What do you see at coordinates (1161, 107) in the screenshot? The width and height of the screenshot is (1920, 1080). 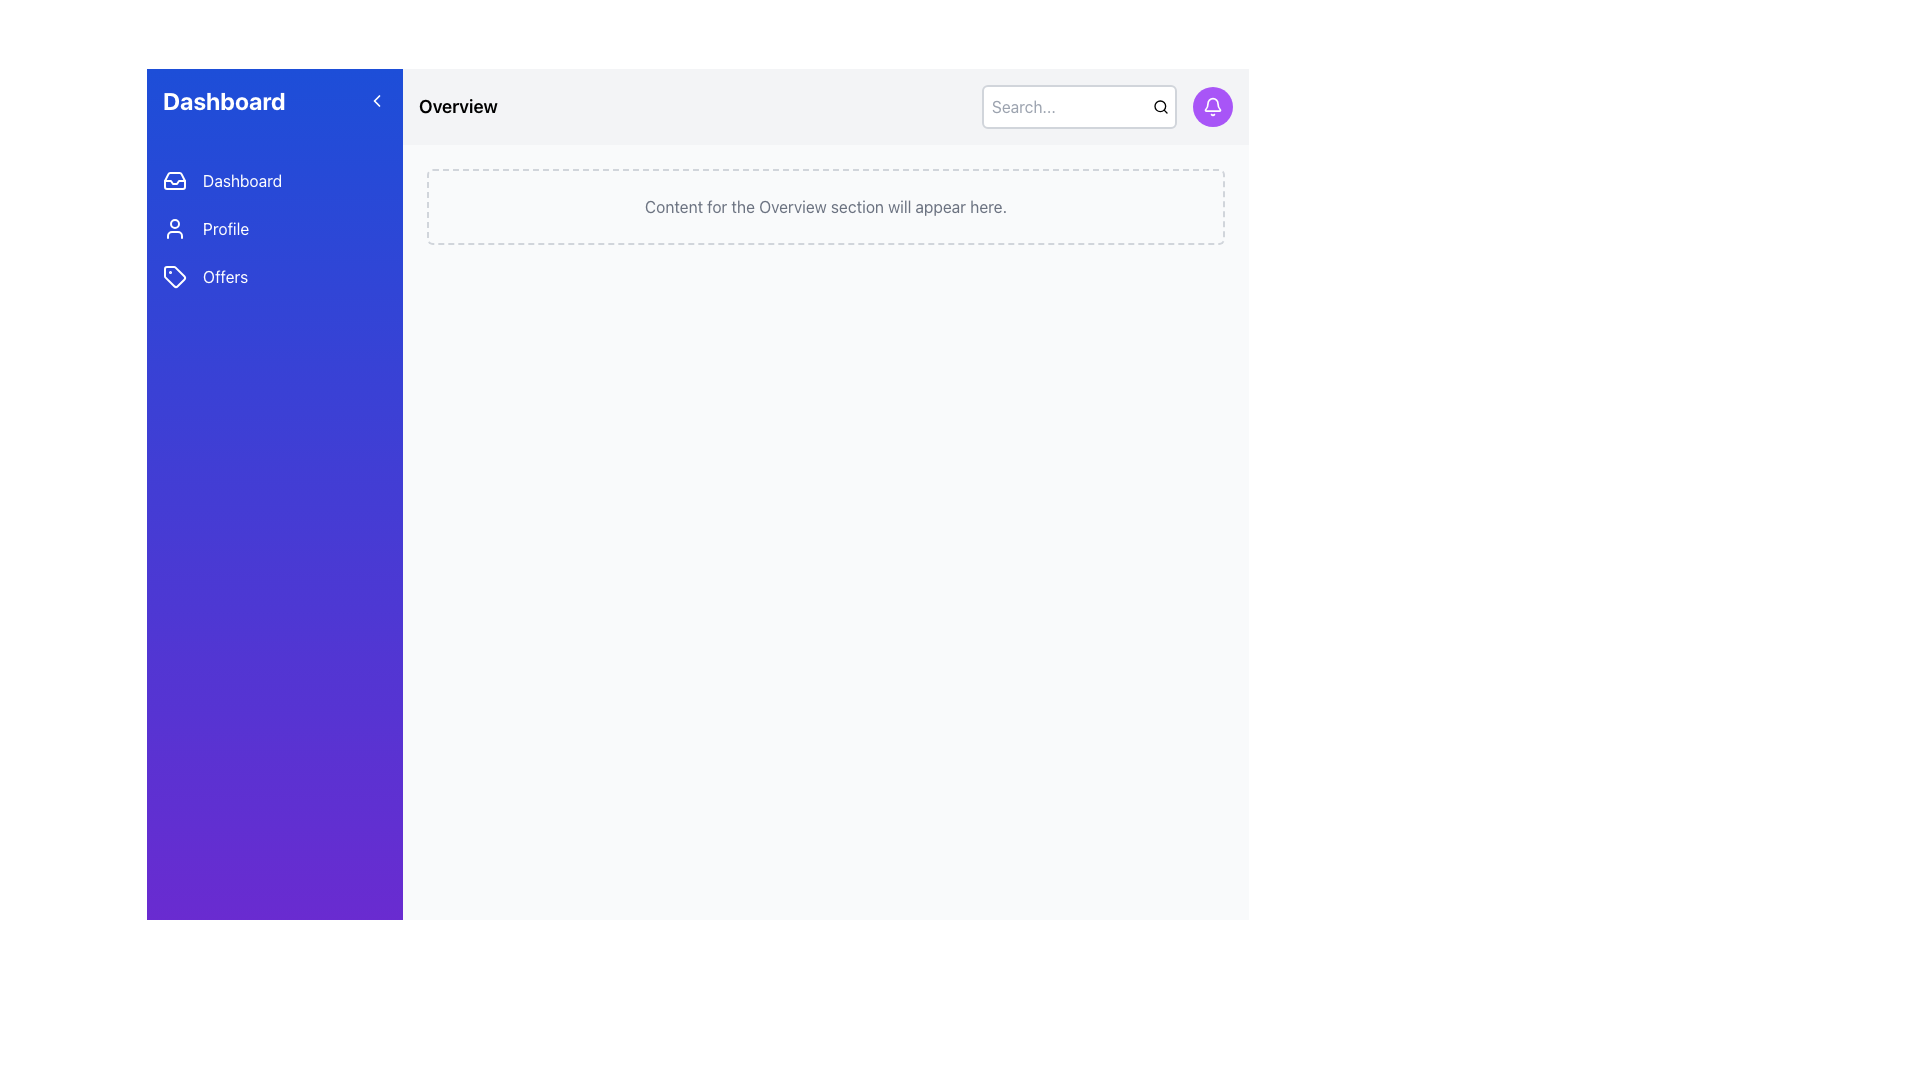 I see `the magnifying glass icon located at the rightmost side of the horizontal search bar` at bounding box center [1161, 107].